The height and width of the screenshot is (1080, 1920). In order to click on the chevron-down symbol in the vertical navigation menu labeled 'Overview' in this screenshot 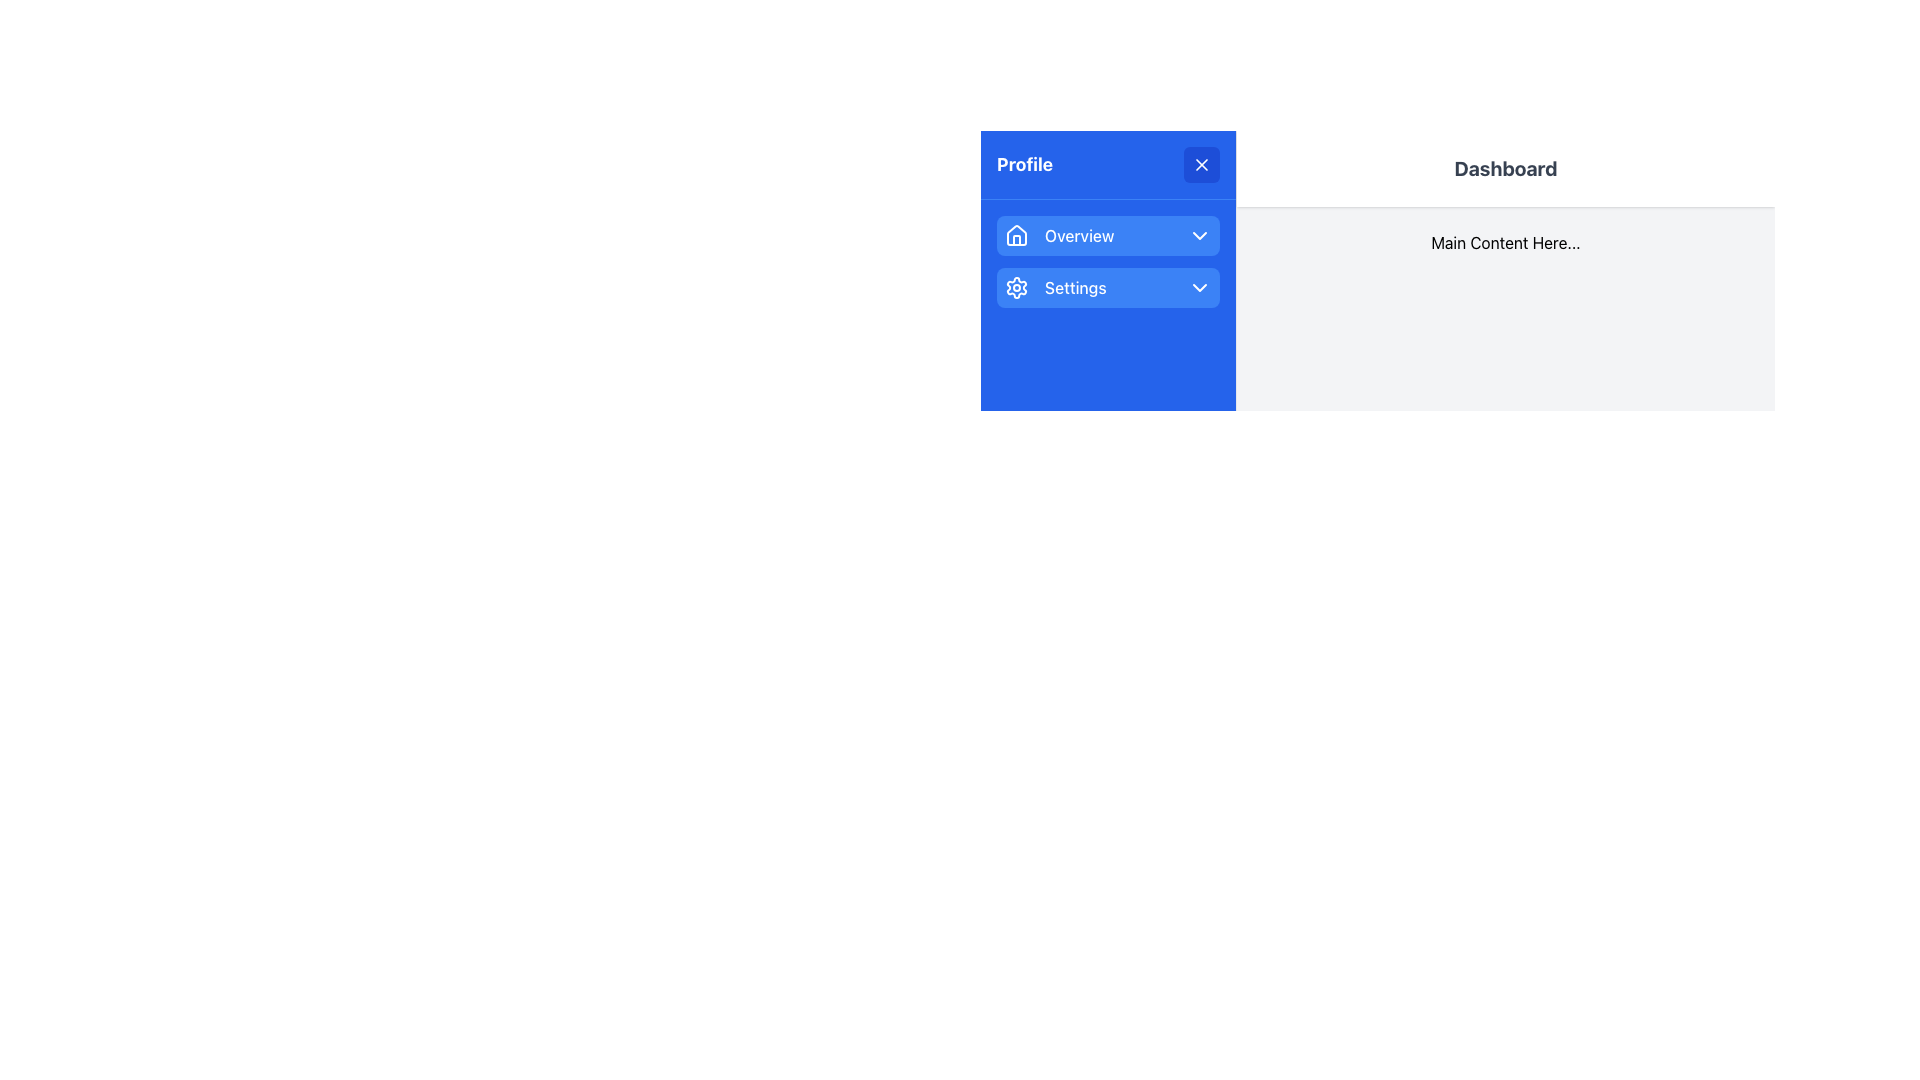, I will do `click(1107, 261)`.